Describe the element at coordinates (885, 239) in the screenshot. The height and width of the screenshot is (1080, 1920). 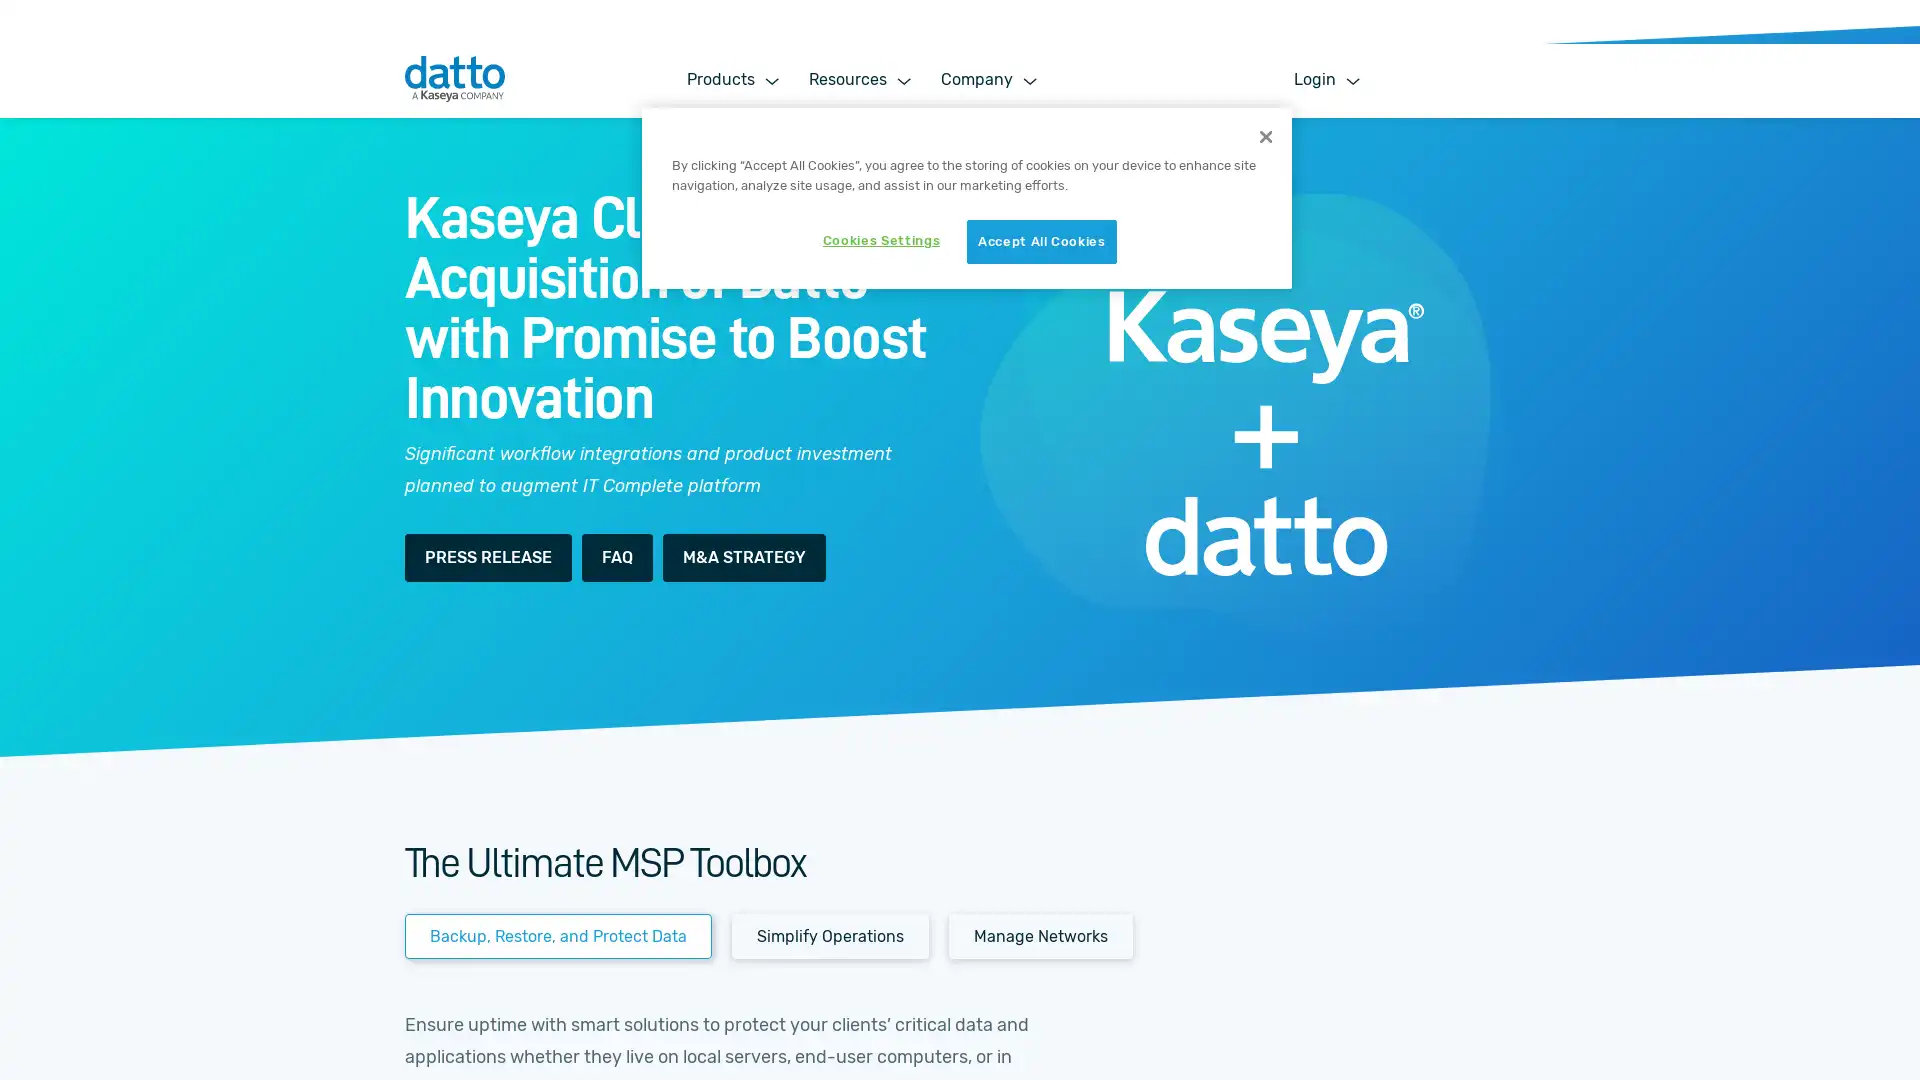
I see `Cookies Settings` at that location.